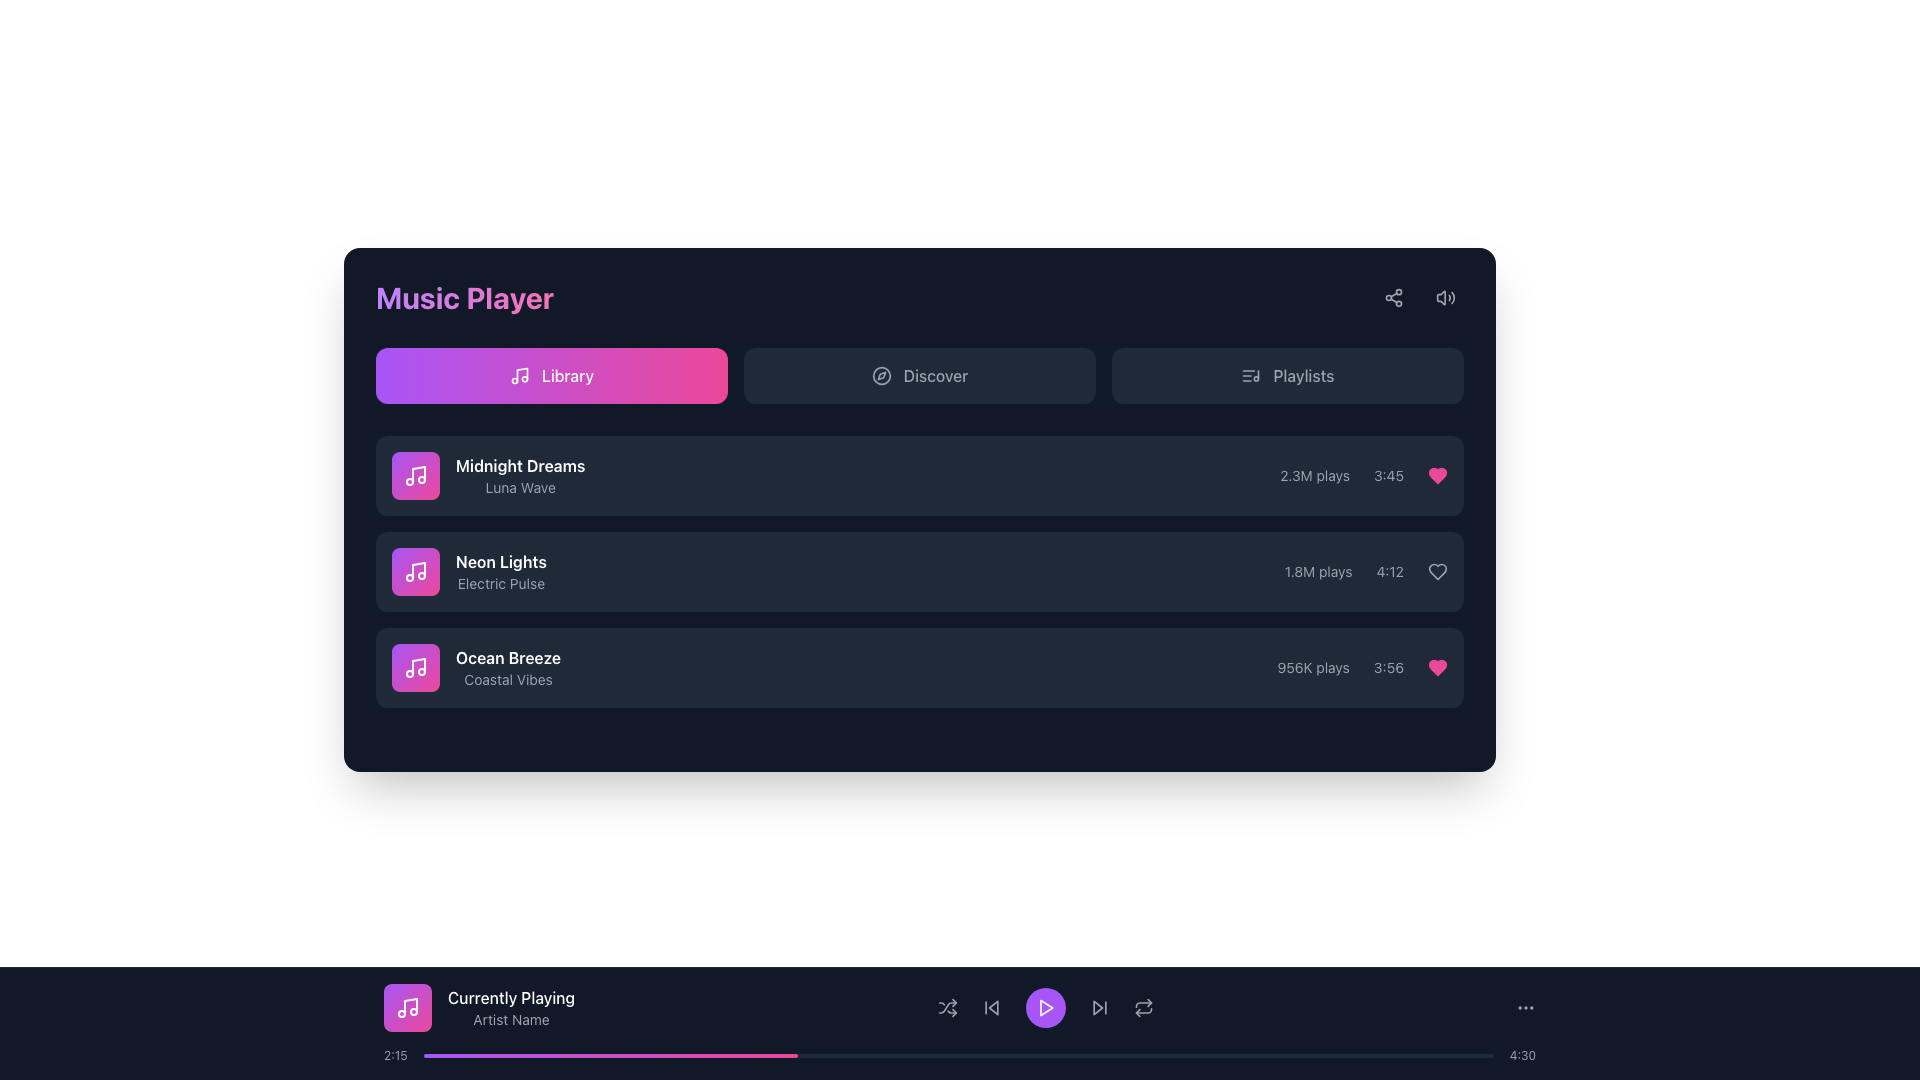  Describe the element at coordinates (511, 1007) in the screenshot. I see `the Label element displaying 'Currently Playing' and 'Artist Name' in the bottom playback bar of the music player interface` at that location.